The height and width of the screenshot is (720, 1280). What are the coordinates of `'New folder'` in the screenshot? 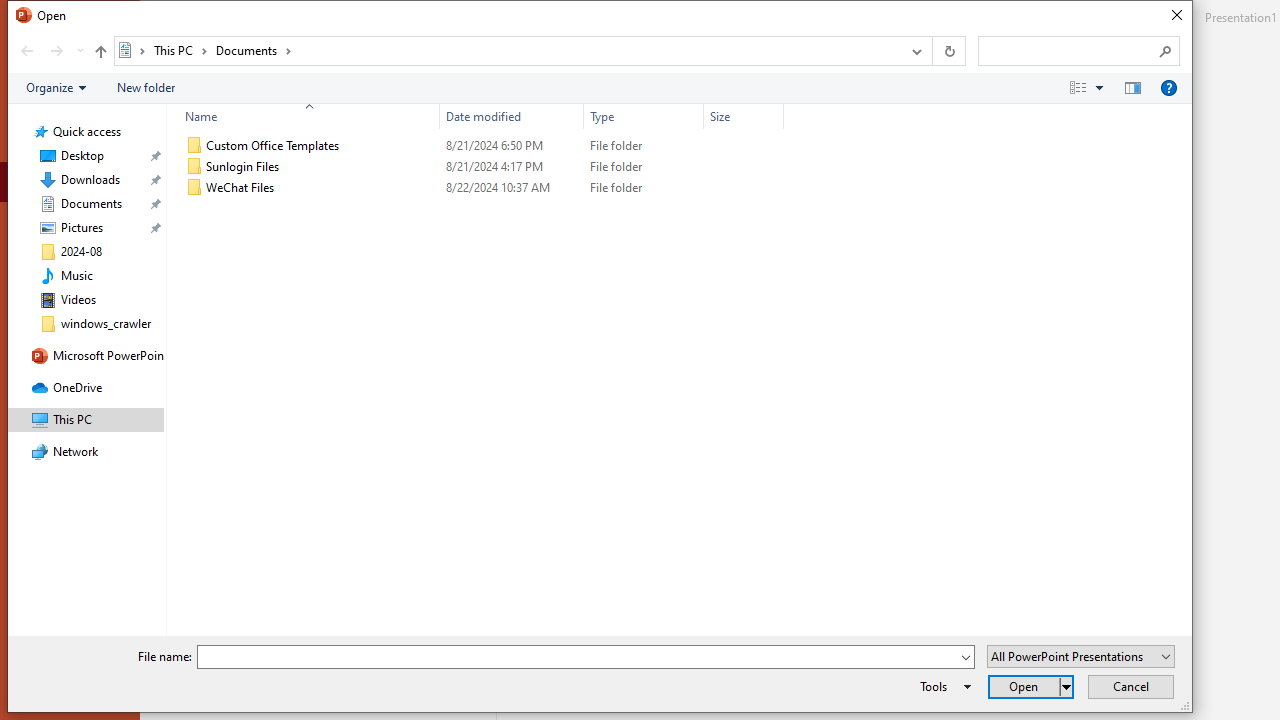 It's located at (144, 86).